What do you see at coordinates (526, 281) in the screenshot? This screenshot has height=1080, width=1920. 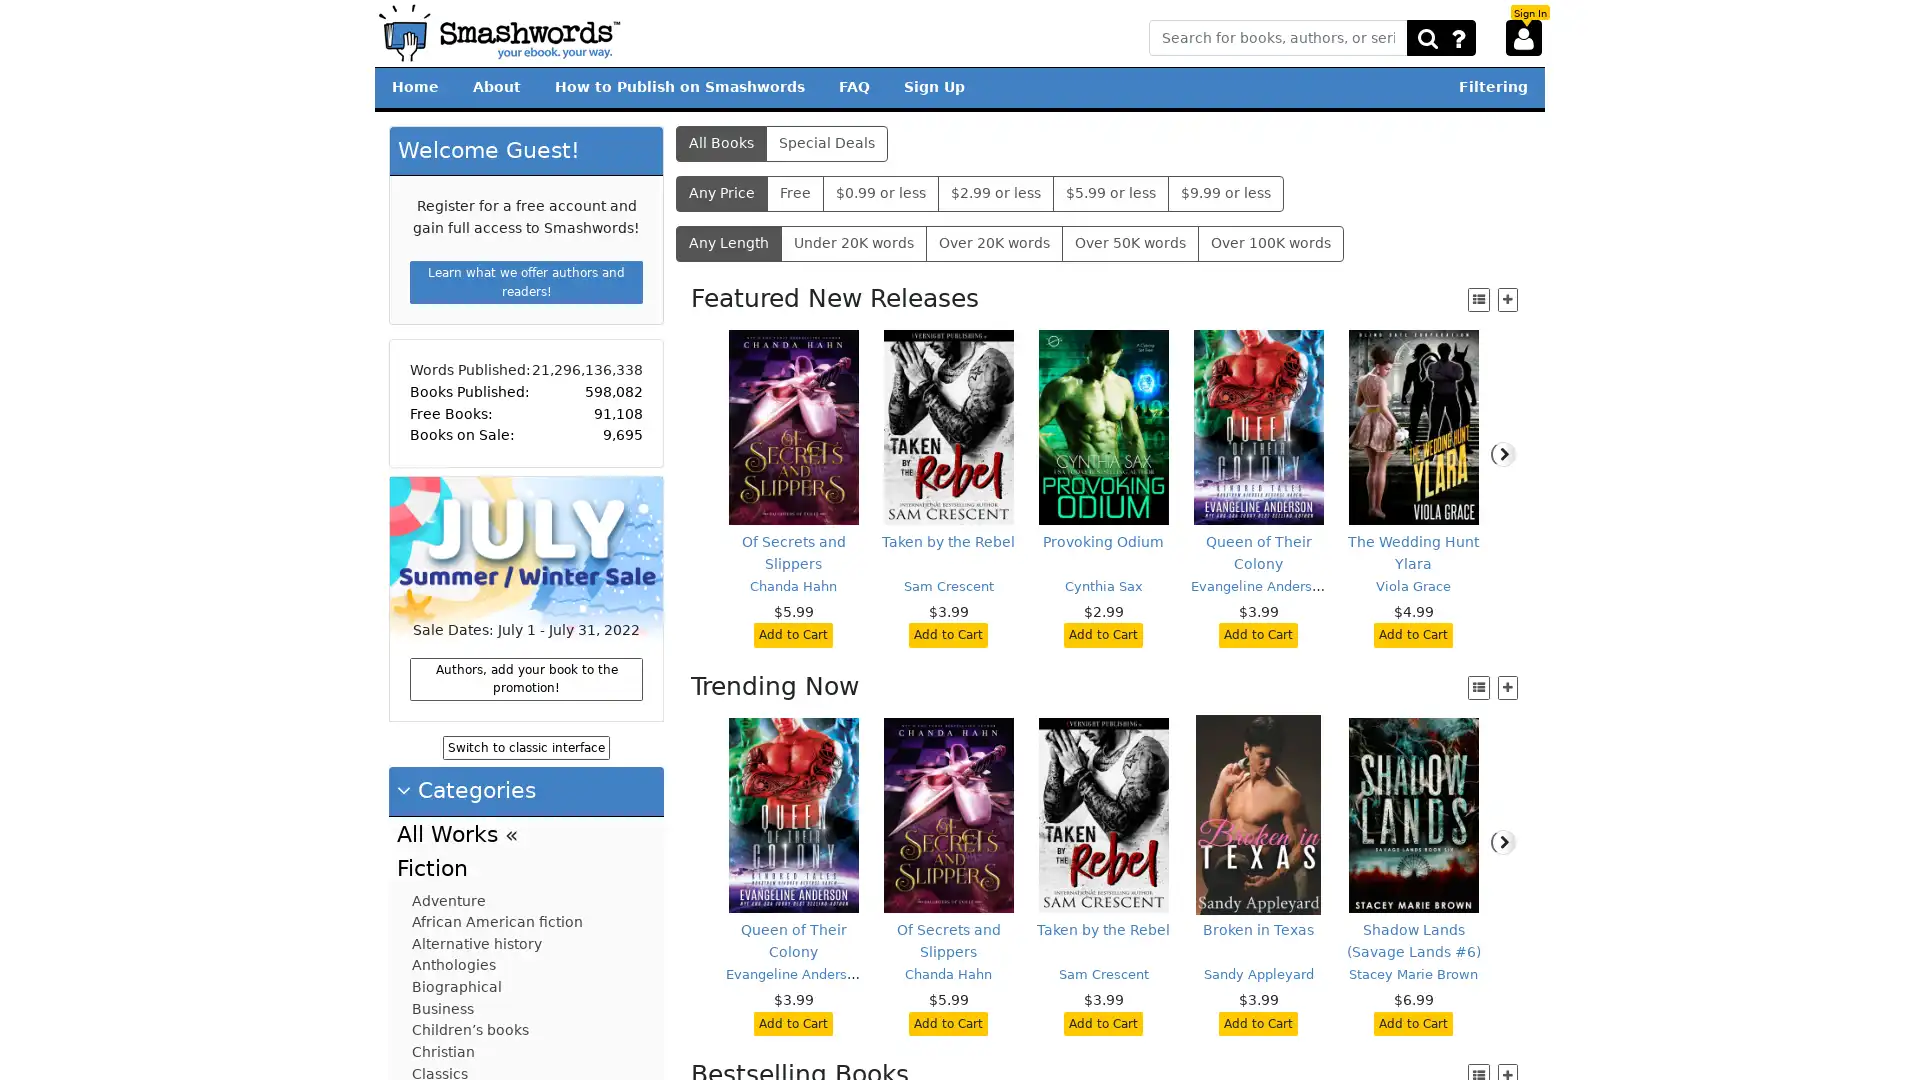 I see `Learn what we offer authors and readers!` at bounding box center [526, 281].